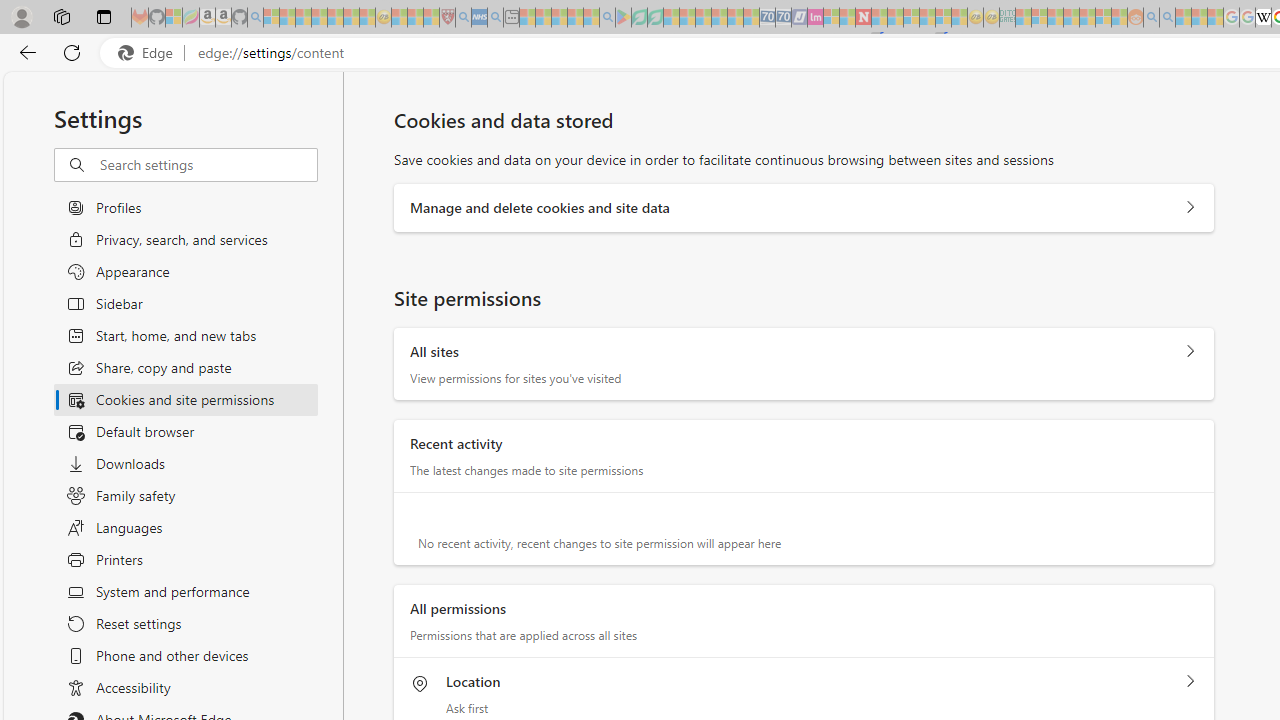 This screenshot has width=1280, height=720. Describe the element at coordinates (208, 164) in the screenshot. I see `'Search settings'` at that location.